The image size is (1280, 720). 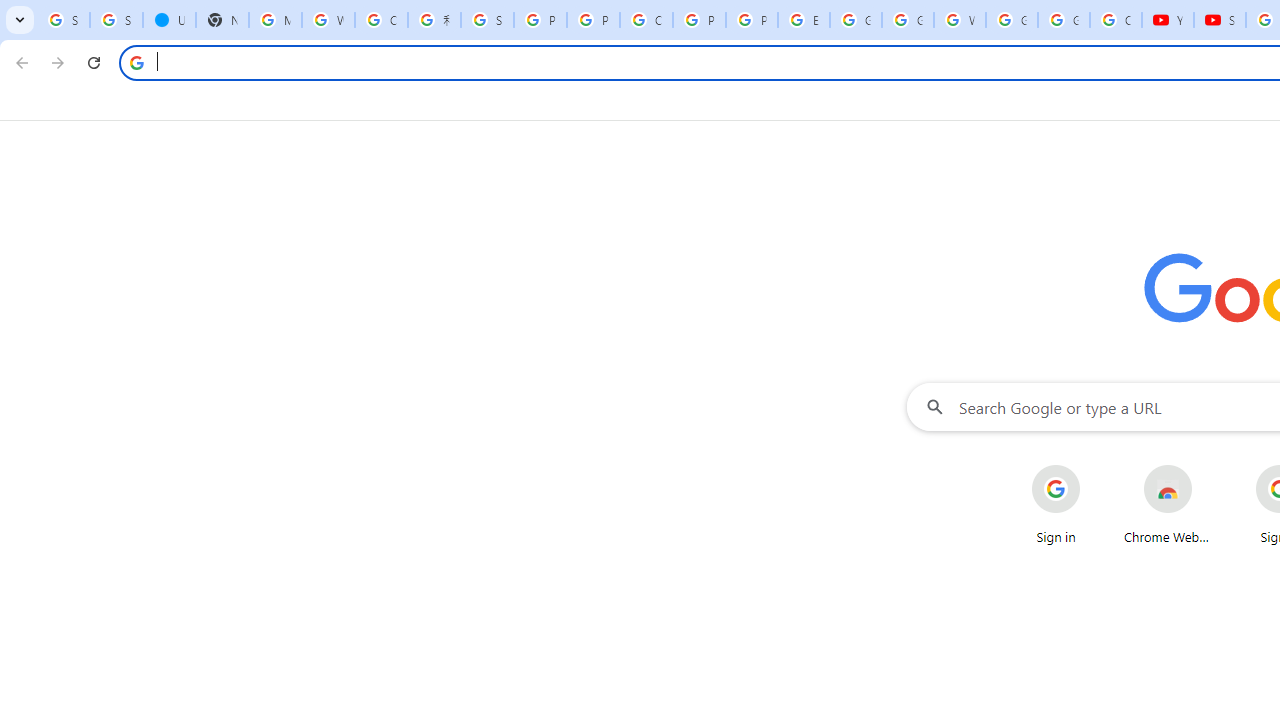 I want to click on 'Google Account', so click(x=1063, y=20).